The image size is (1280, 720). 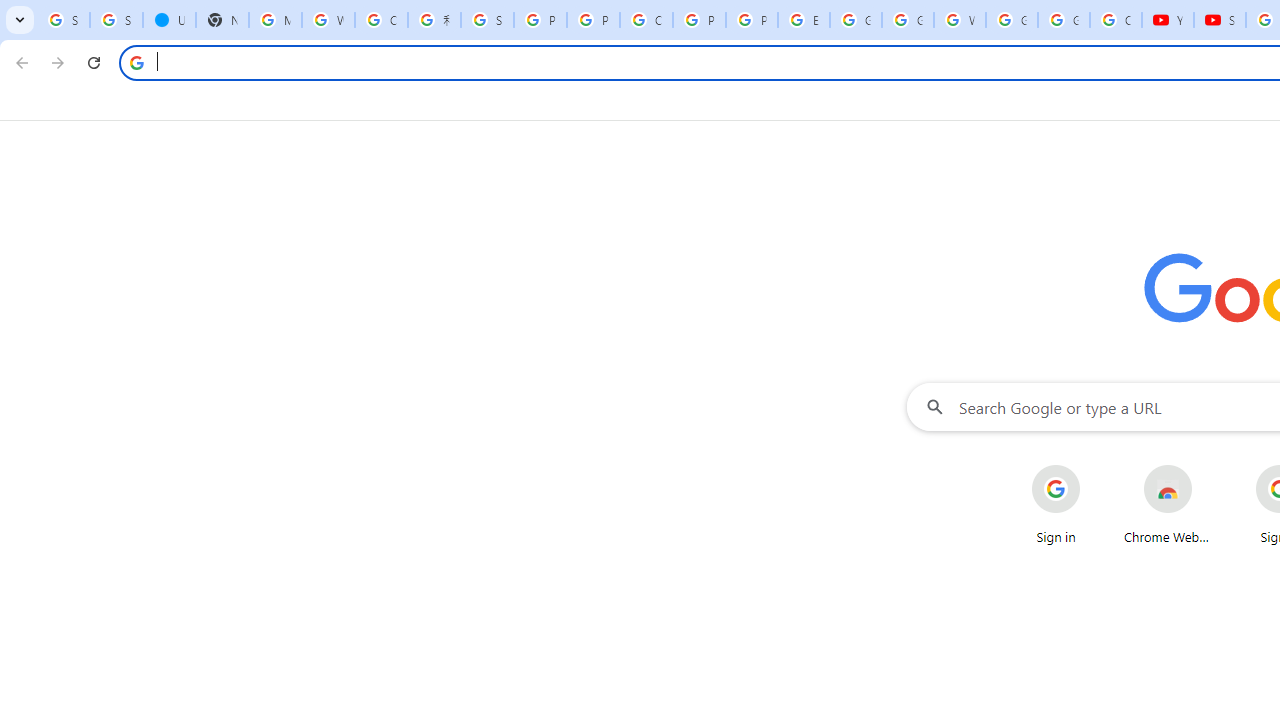 I want to click on 'Google Account', so click(x=1063, y=20).